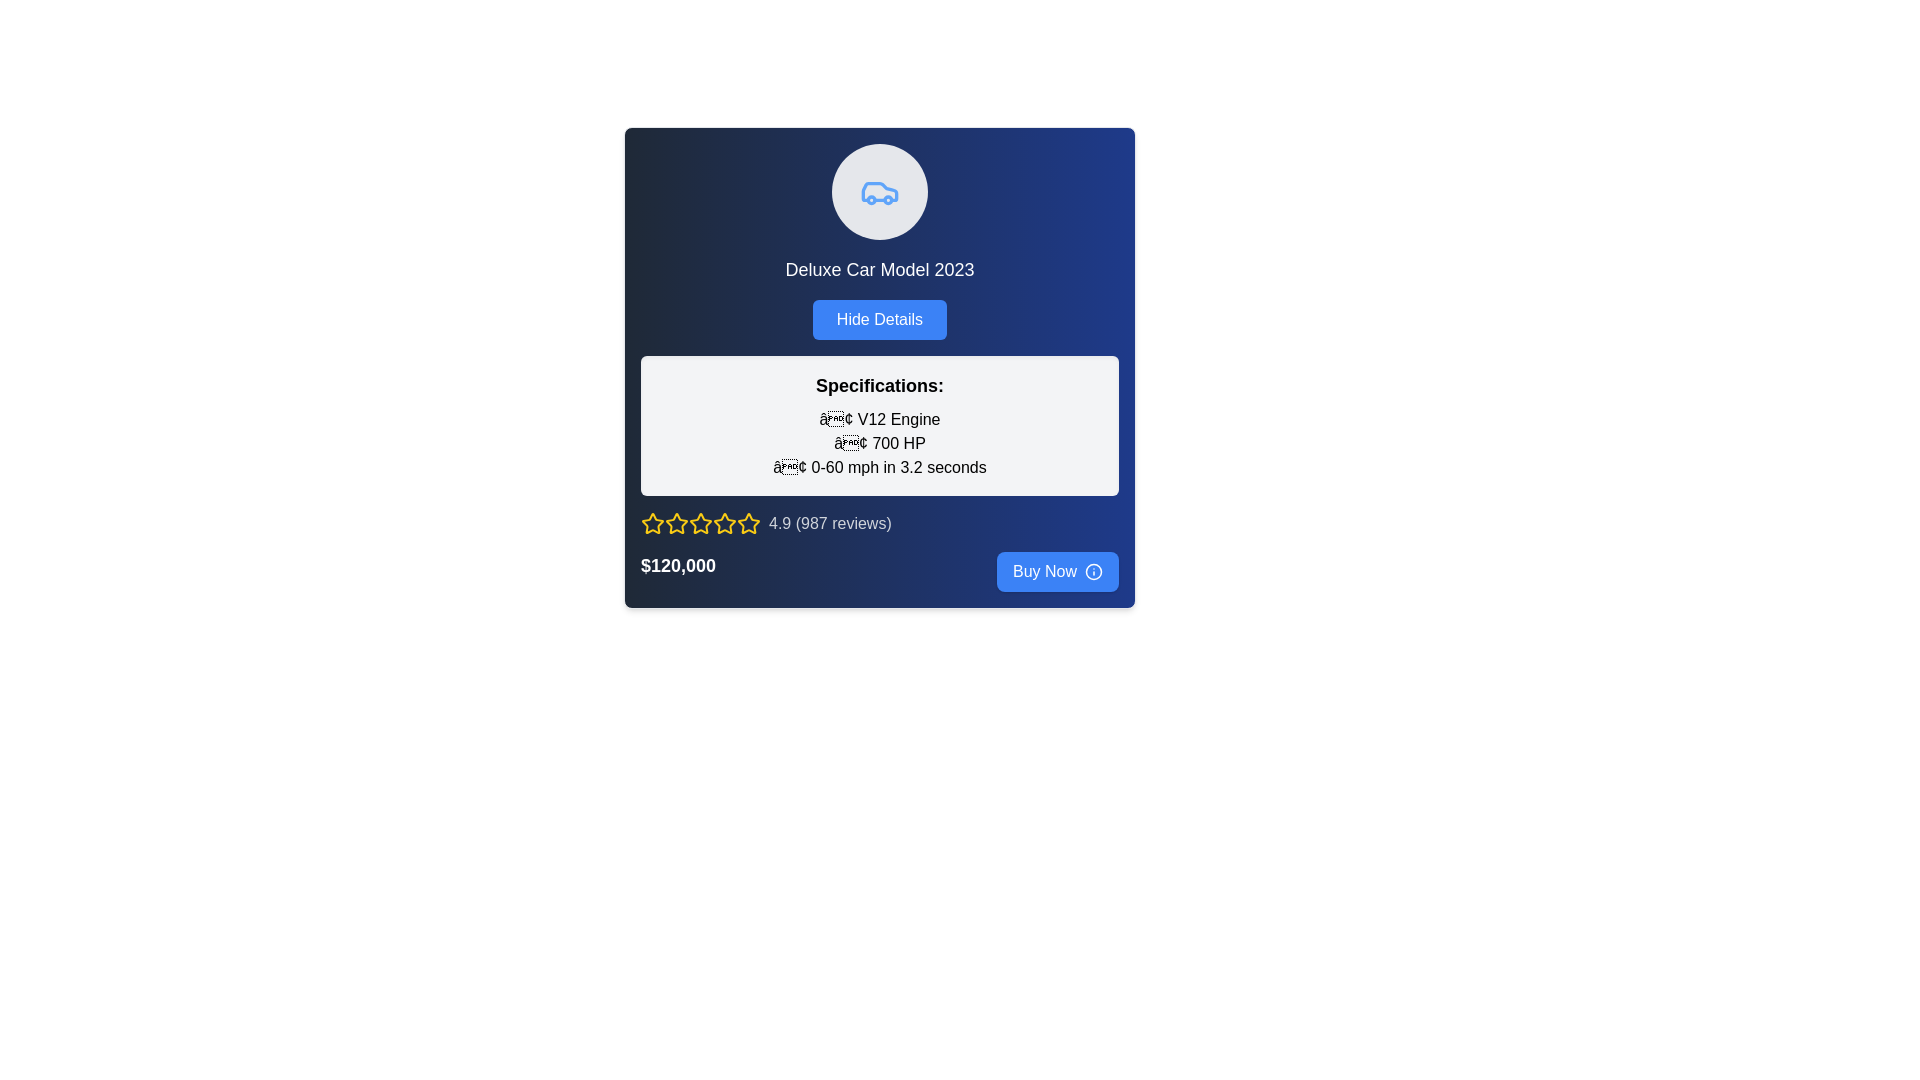 The width and height of the screenshot is (1920, 1080). I want to click on the text element displaying '• 0-60 mph in 3.2 seconds', which is the third item in a bulleted list of specifications under the heading 'Specifications', so click(879, 467).